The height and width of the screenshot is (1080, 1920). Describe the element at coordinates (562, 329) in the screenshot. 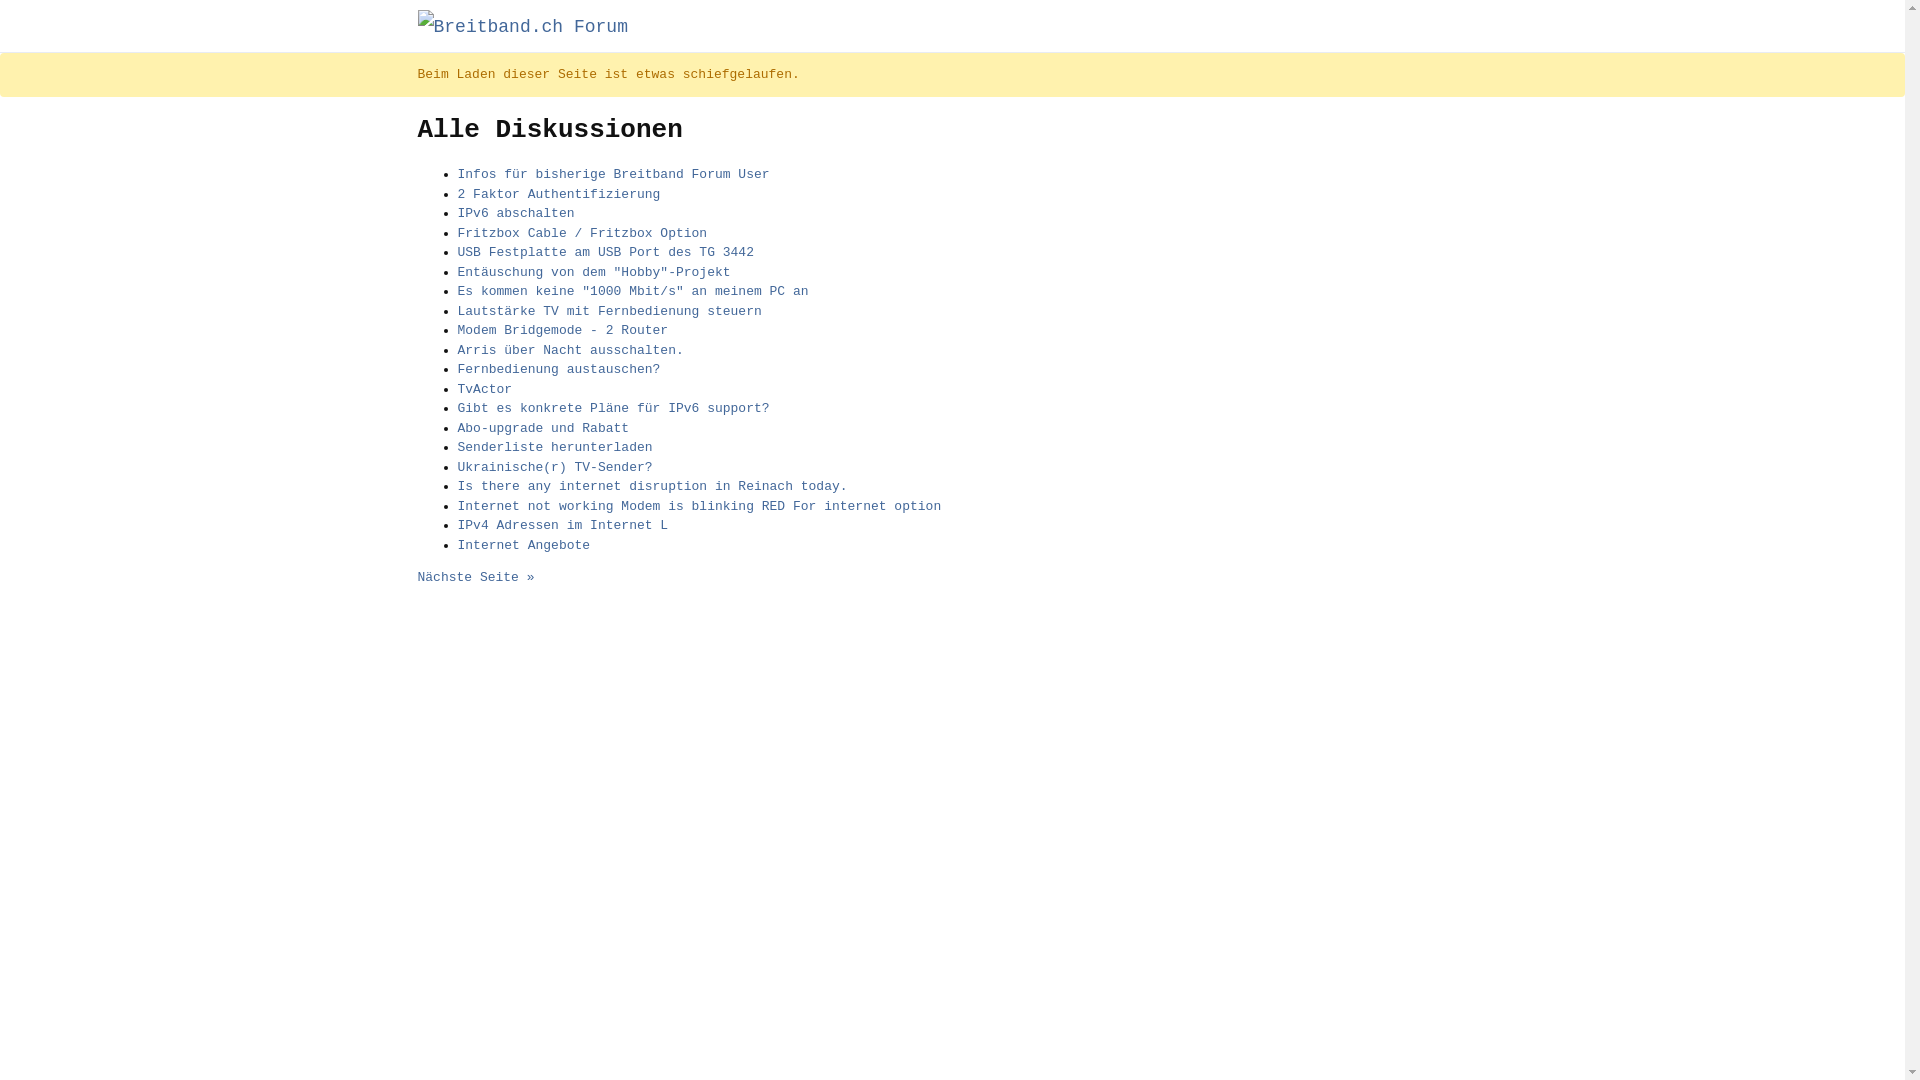

I see `'Modem Bridgemode - 2 Router'` at that location.